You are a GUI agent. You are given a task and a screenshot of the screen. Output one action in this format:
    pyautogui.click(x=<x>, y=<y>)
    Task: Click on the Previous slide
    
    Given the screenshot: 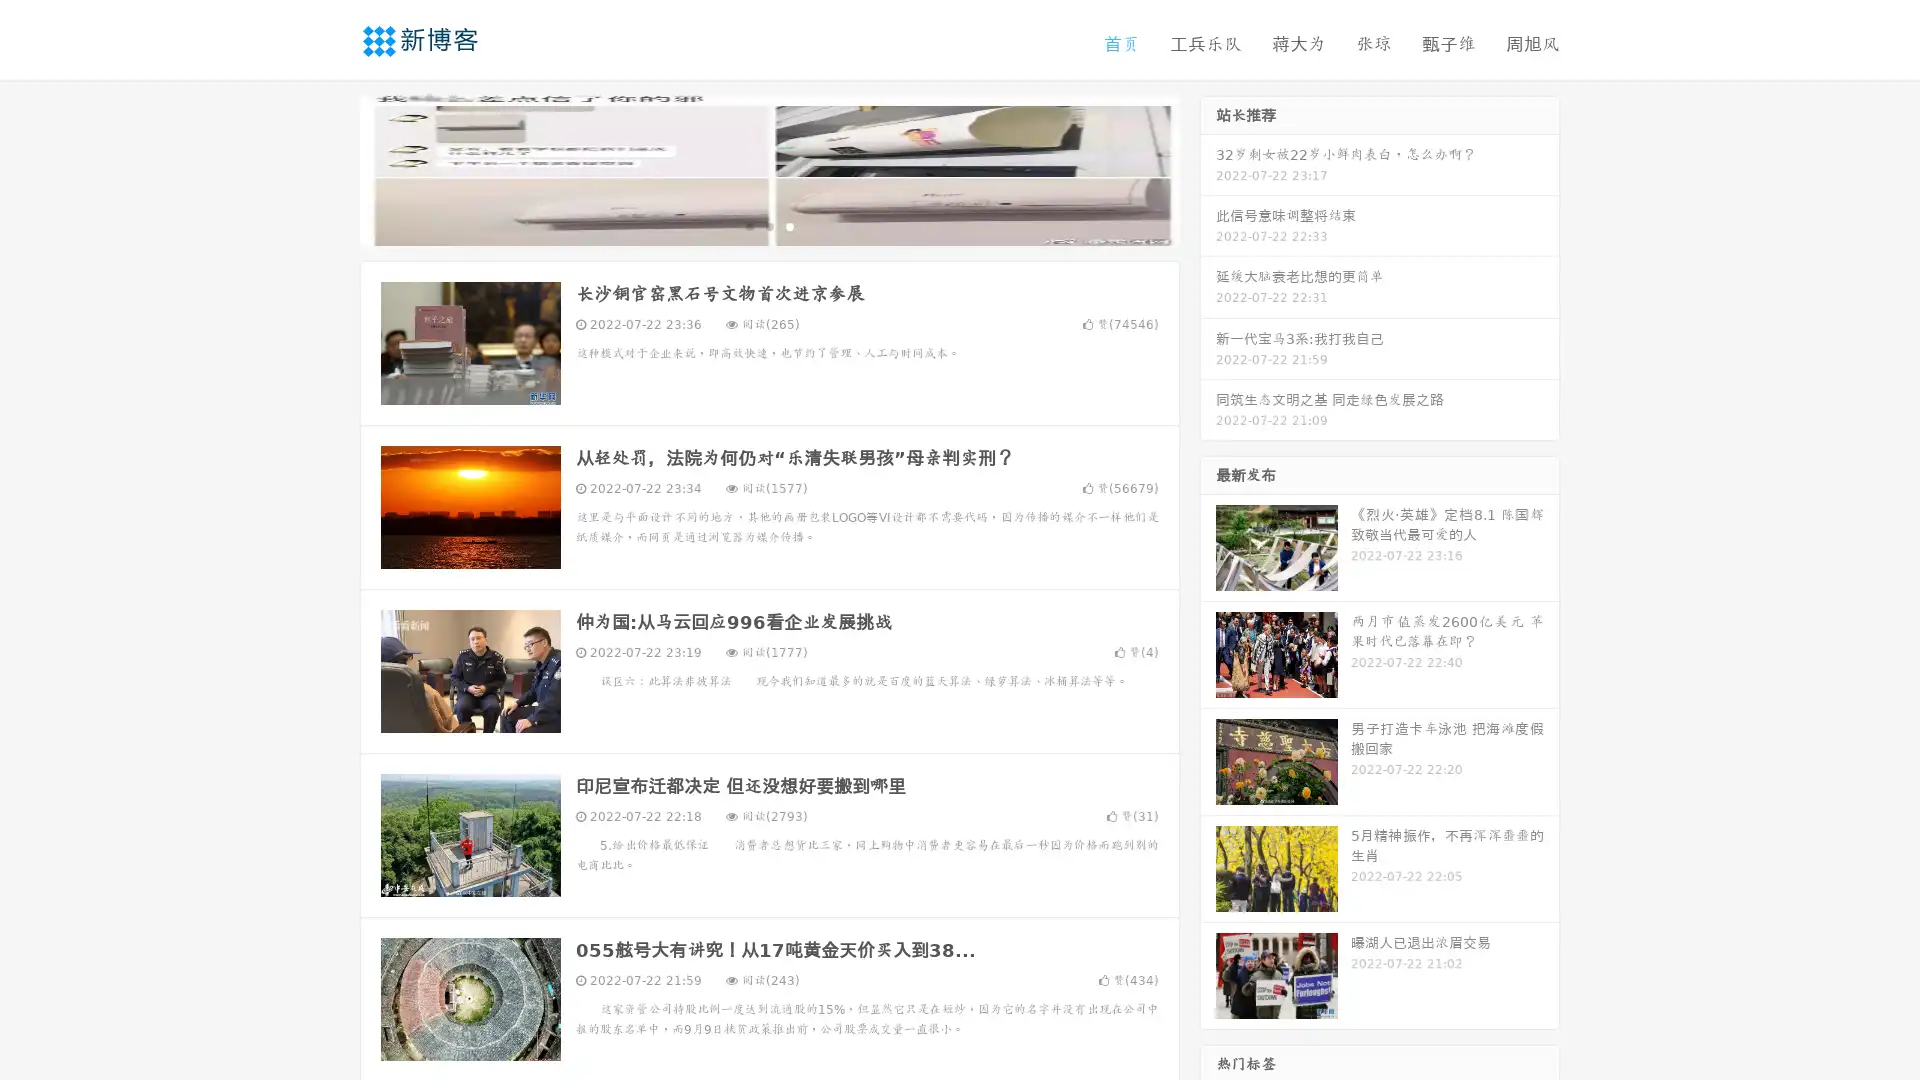 What is the action you would take?
    pyautogui.click(x=330, y=168)
    